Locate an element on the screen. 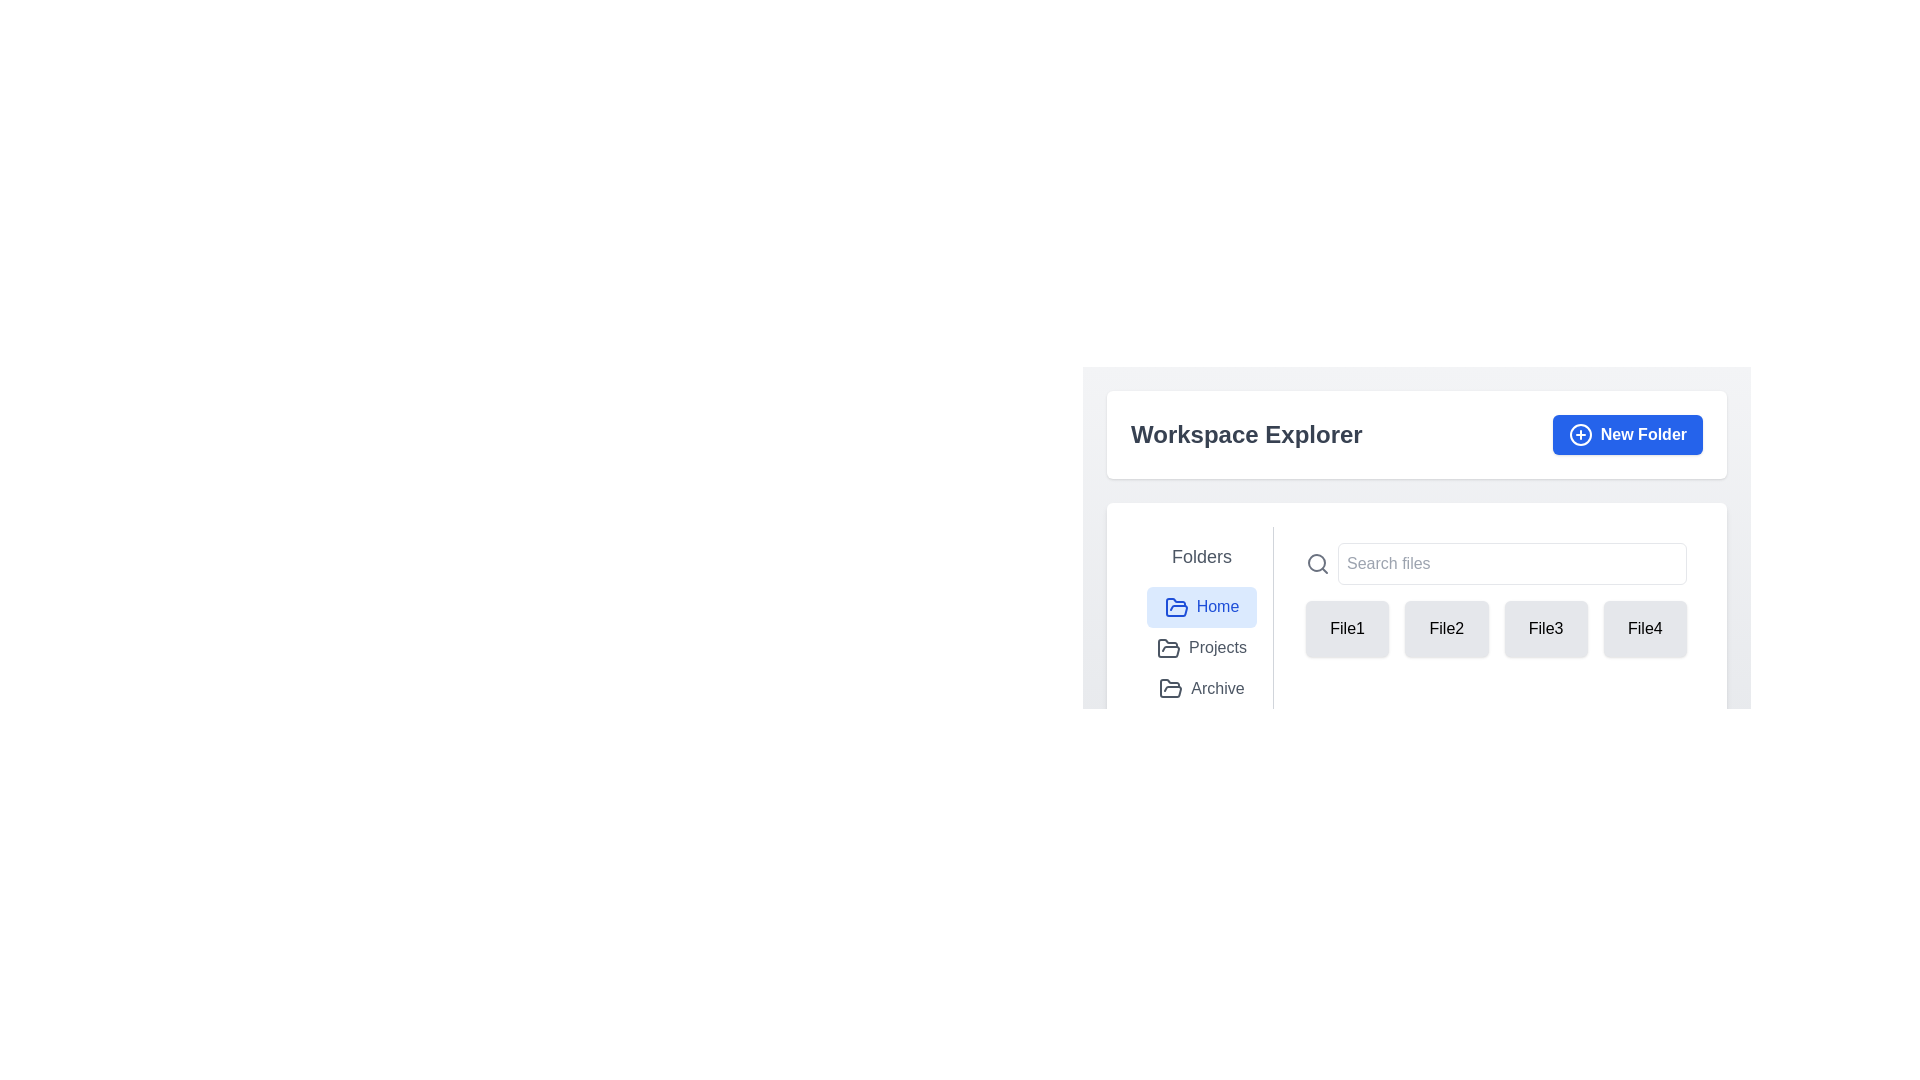 The height and width of the screenshot is (1080, 1920). the blue outlined folder icon located to the left of the 'Home' text within the navigation section under 'Folders' is located at coordinates (1176, 606).